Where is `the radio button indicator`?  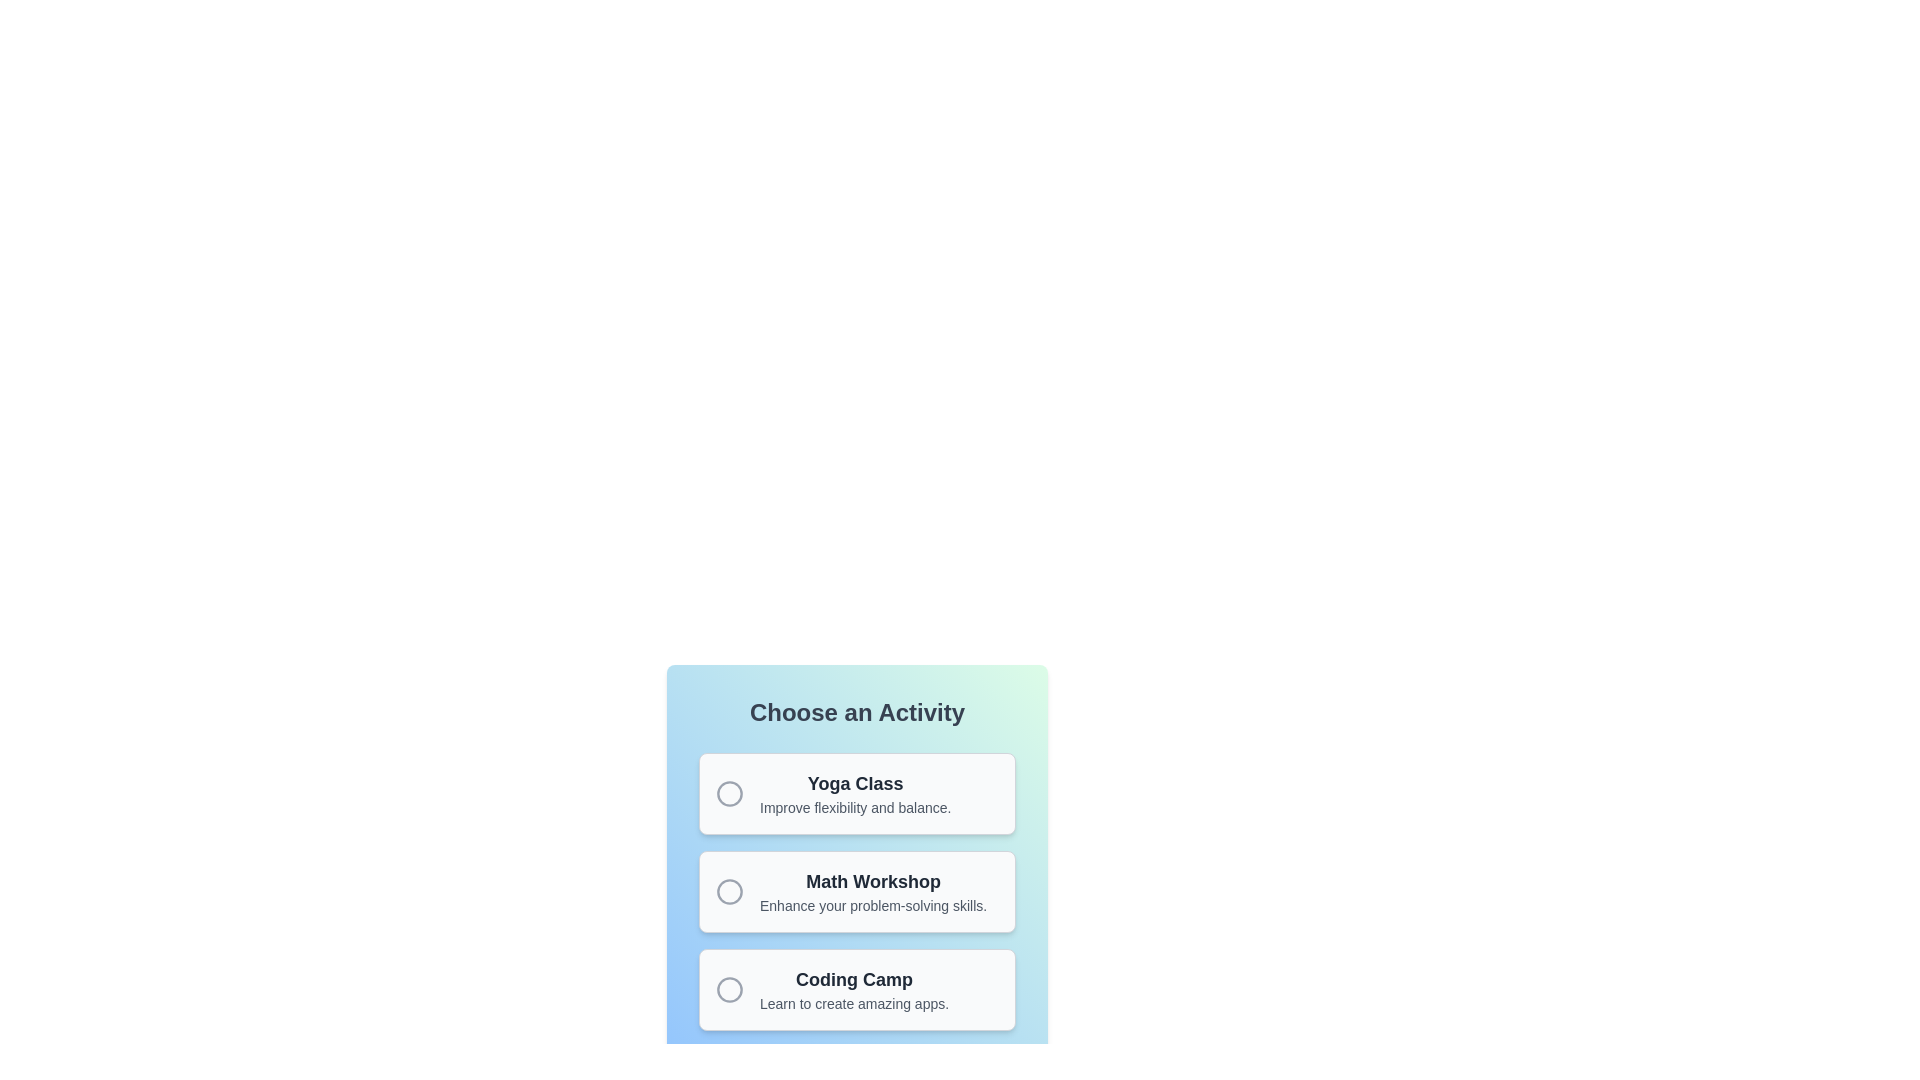 the radio button indicator is located at coordinates (728, 793).